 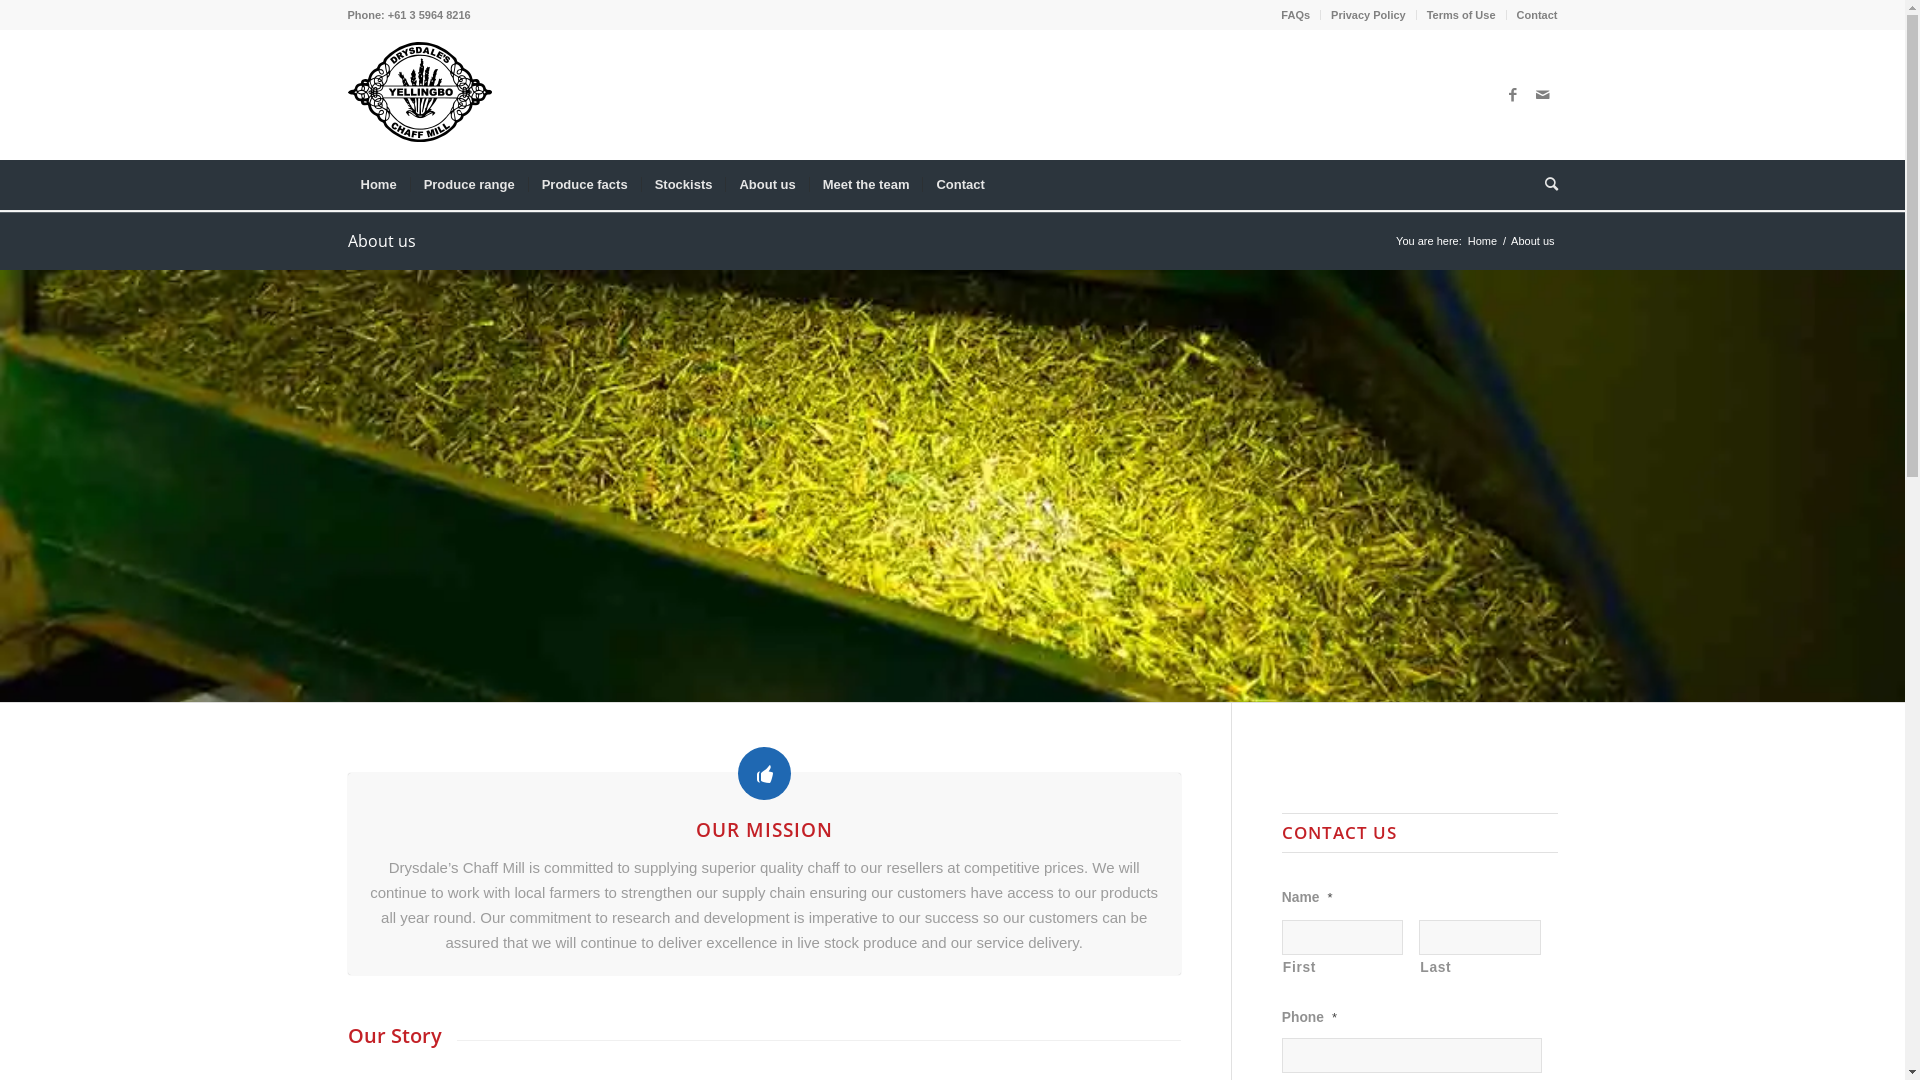 What do you see at coordinates (1541, 95) in the screenshot?
I see `'Mail'` at bounding box center [1541, 95].